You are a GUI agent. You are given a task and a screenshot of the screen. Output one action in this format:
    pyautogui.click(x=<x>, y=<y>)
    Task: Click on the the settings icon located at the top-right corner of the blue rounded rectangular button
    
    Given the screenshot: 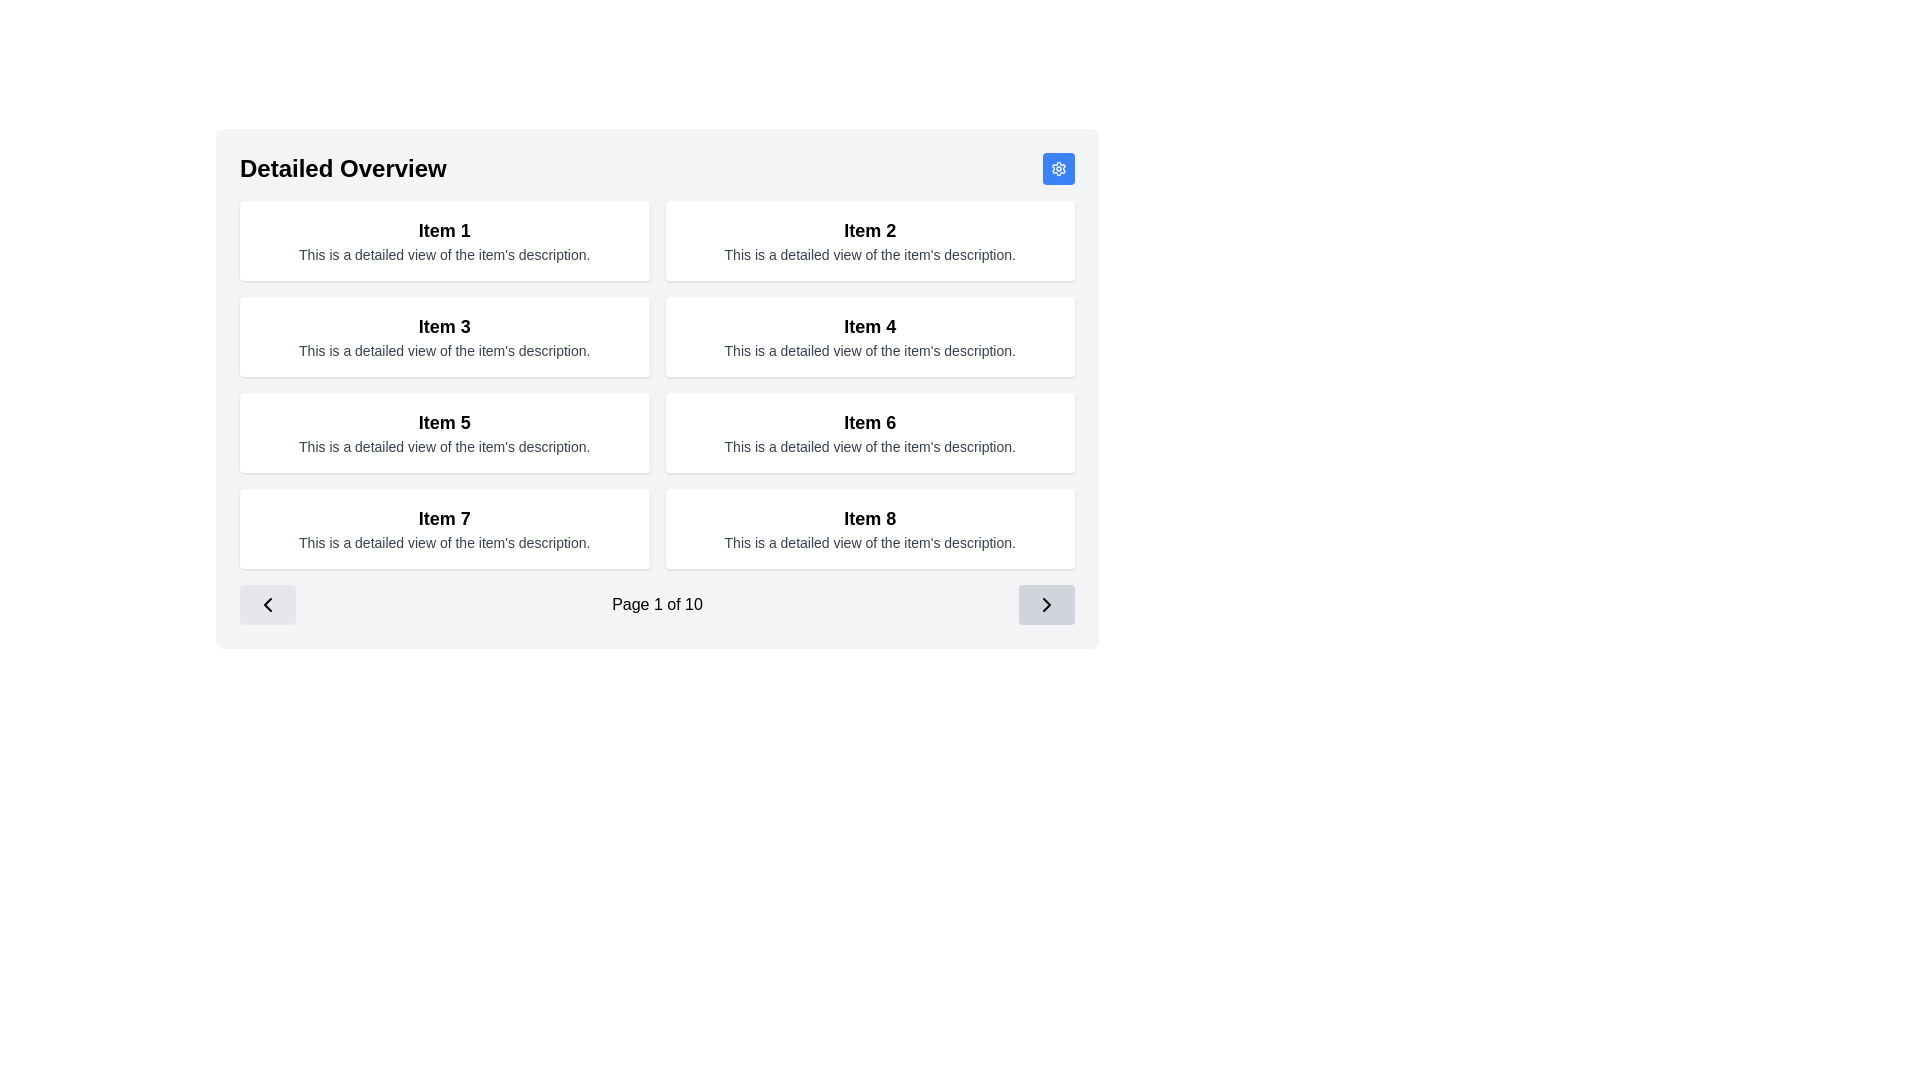 What is the action you would take?
    pyautogui.click(x=1058, y=168)
    